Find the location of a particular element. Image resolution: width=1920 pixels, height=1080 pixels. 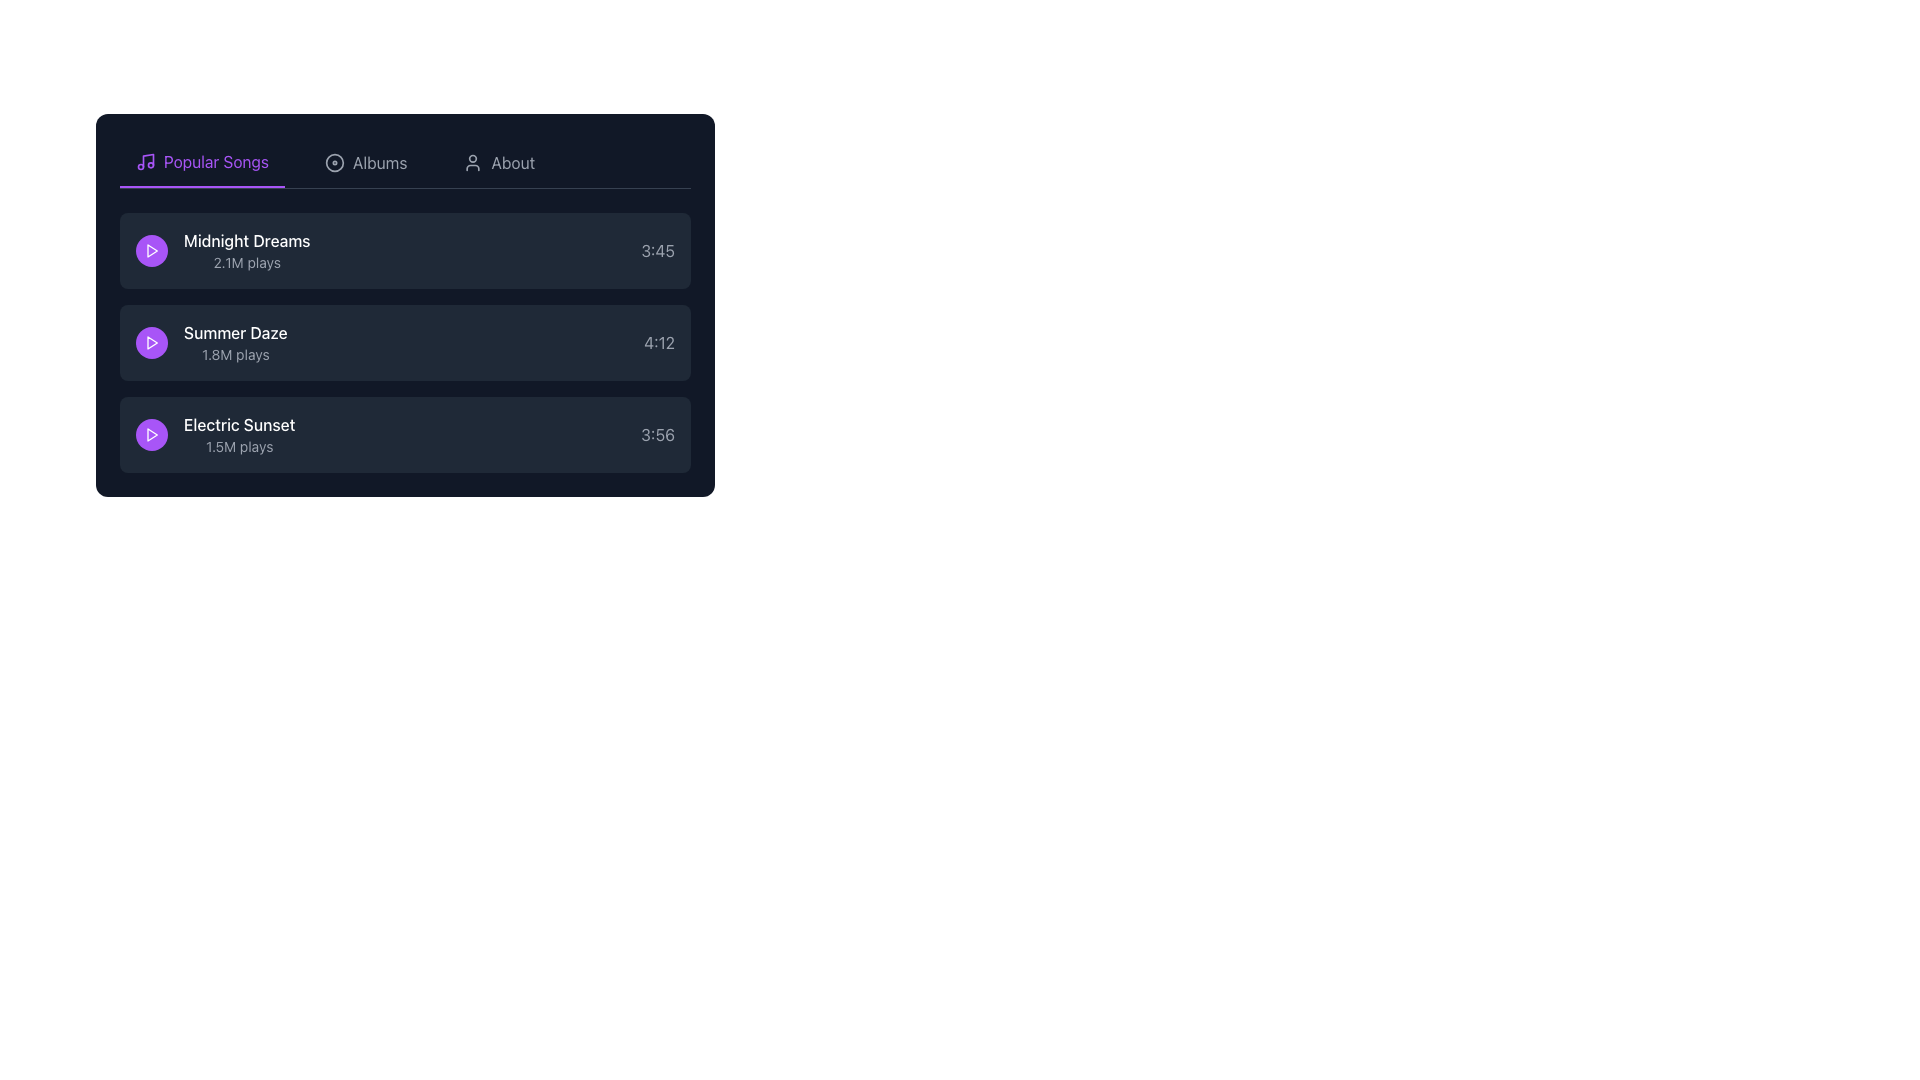

text displayed on the duration label located in the lower-right corner of the second song entry in the vertically stacked list of songs is located at coordinates (659, 342).